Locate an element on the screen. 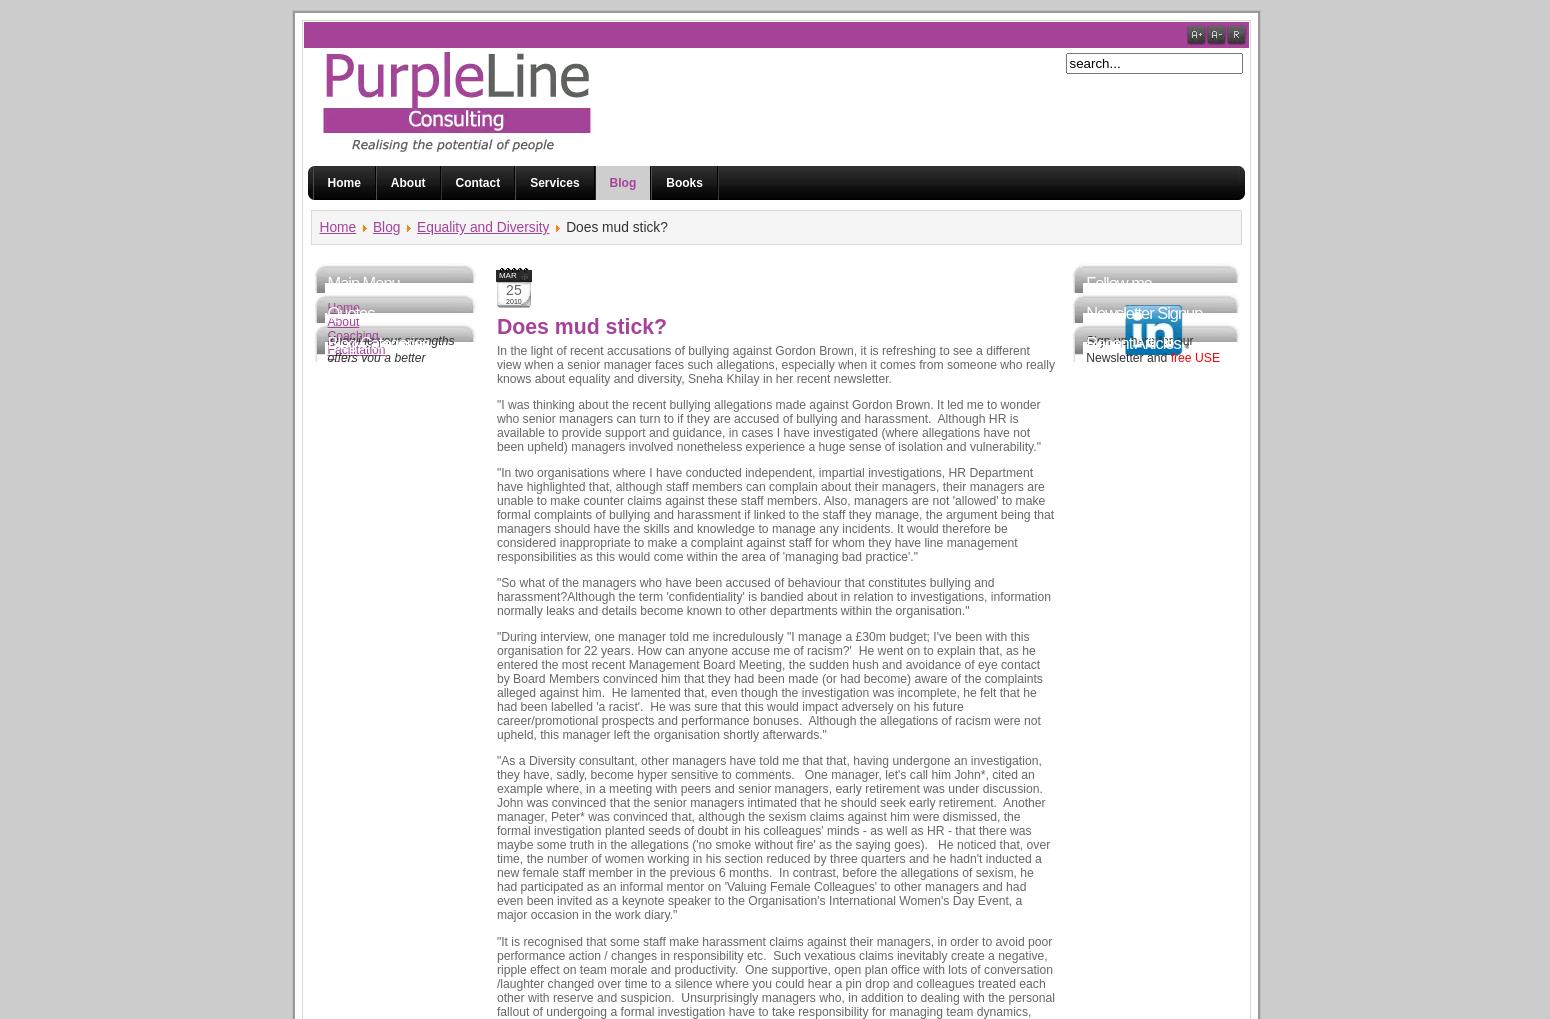 The width and height of the screenshot is (1550, 1019). 'Mar' is located at coordinates (497, 275).